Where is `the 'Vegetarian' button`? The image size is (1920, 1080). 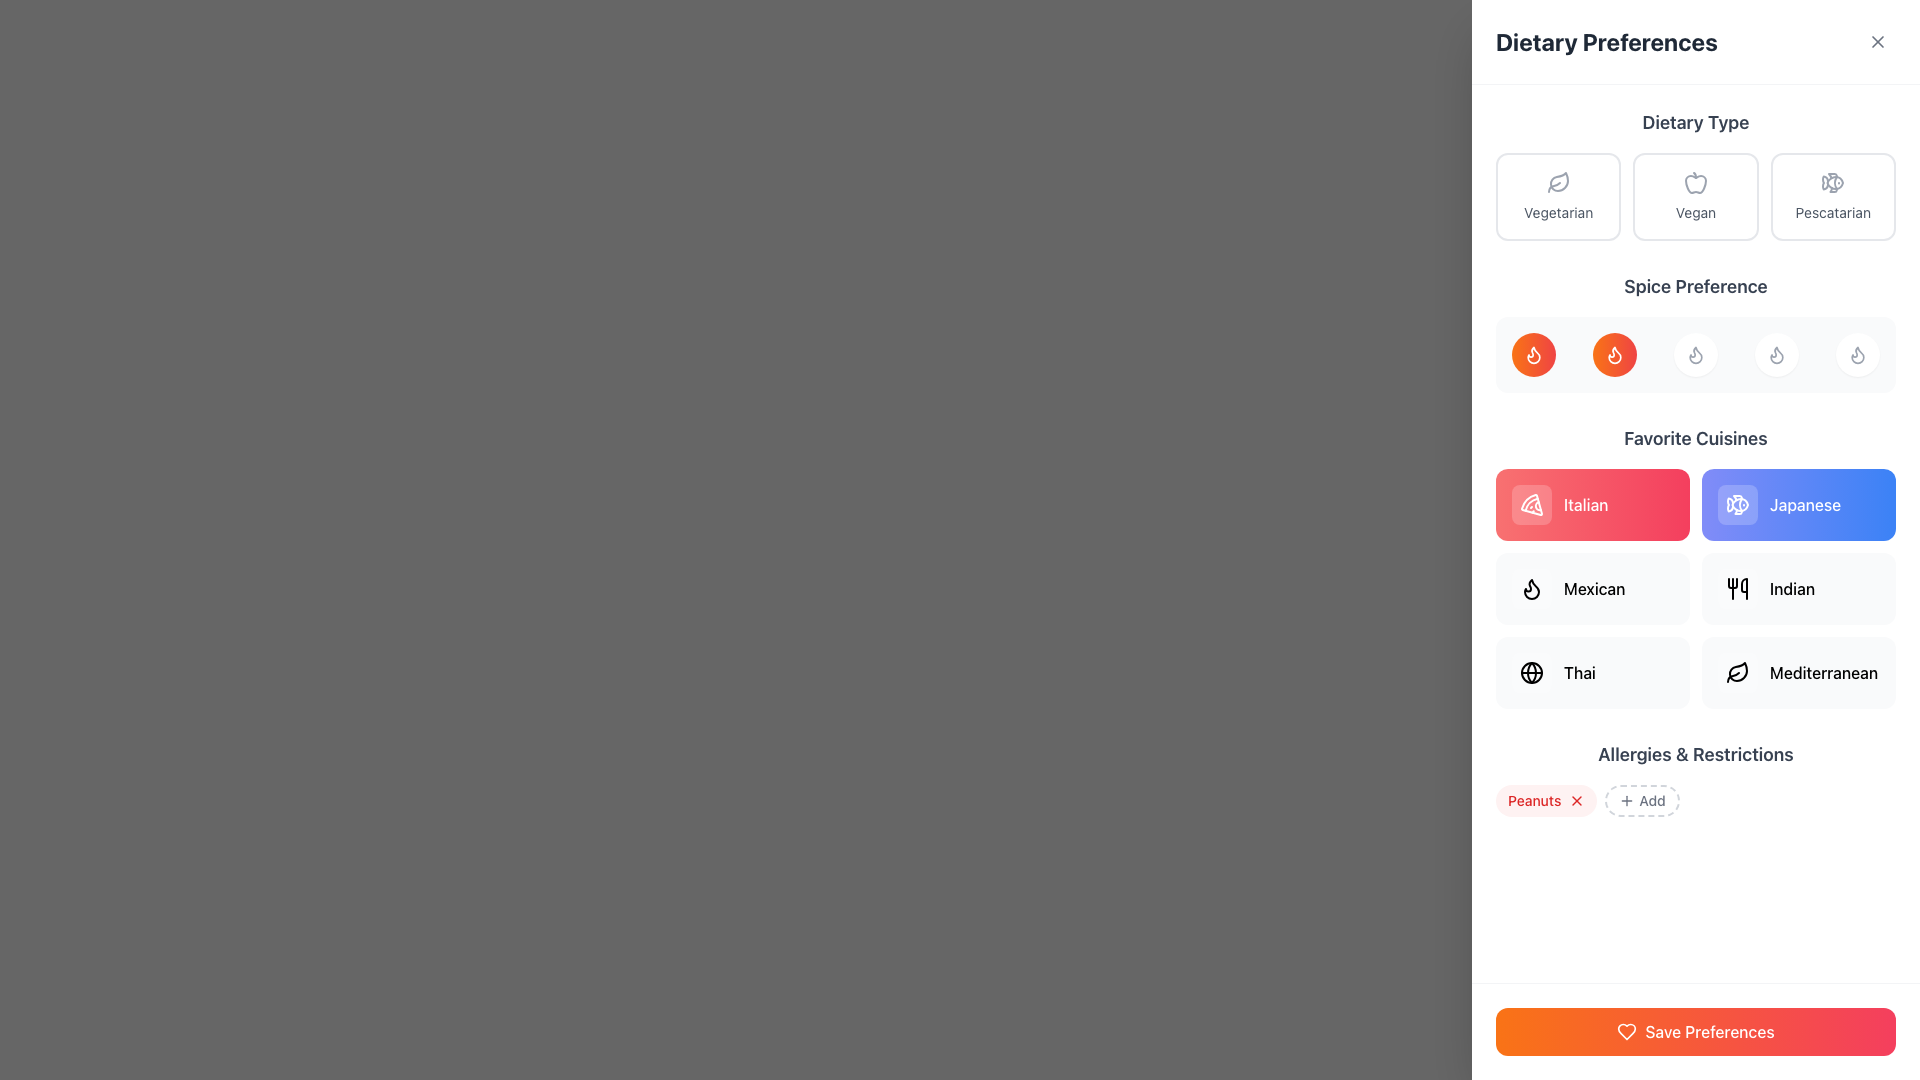
the 'Vegetarian' button is located at coordinates (1557, 196).